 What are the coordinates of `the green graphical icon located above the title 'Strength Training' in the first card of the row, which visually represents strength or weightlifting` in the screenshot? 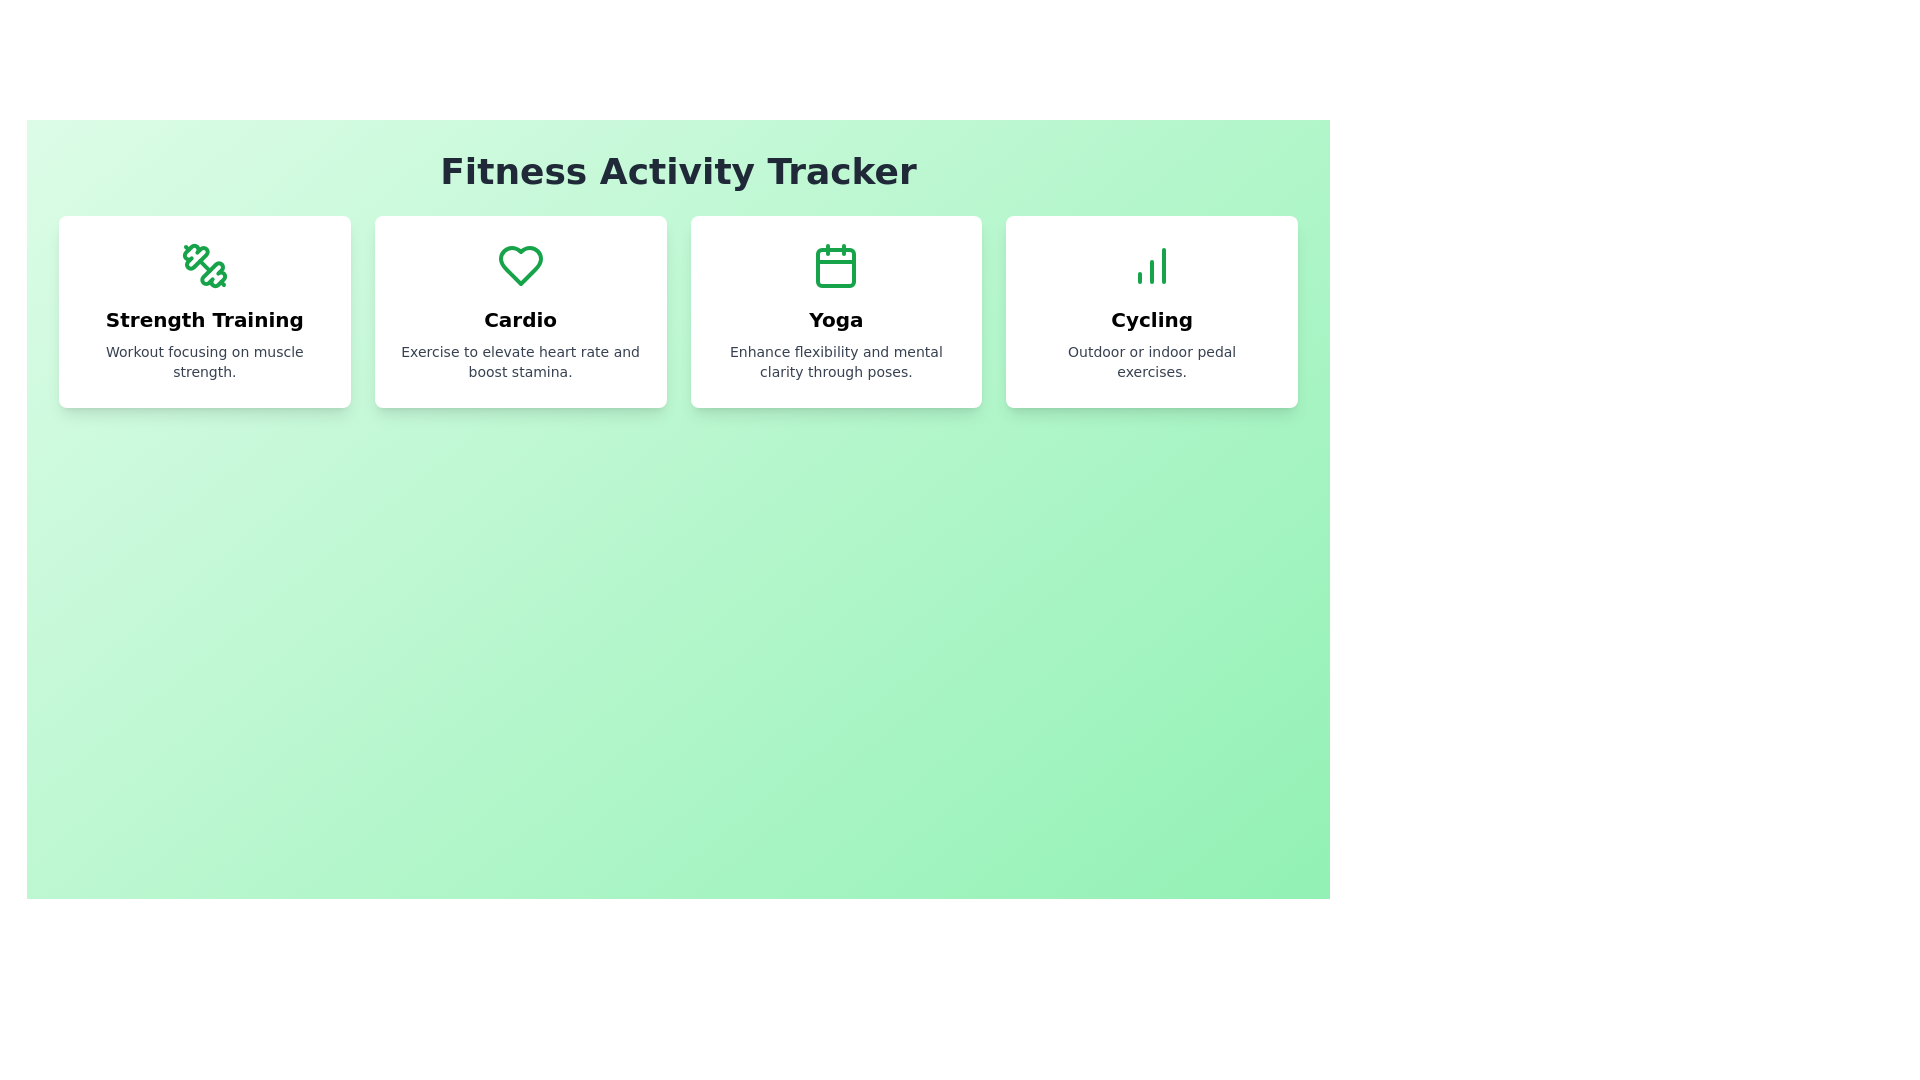 It's located at (213, 274).